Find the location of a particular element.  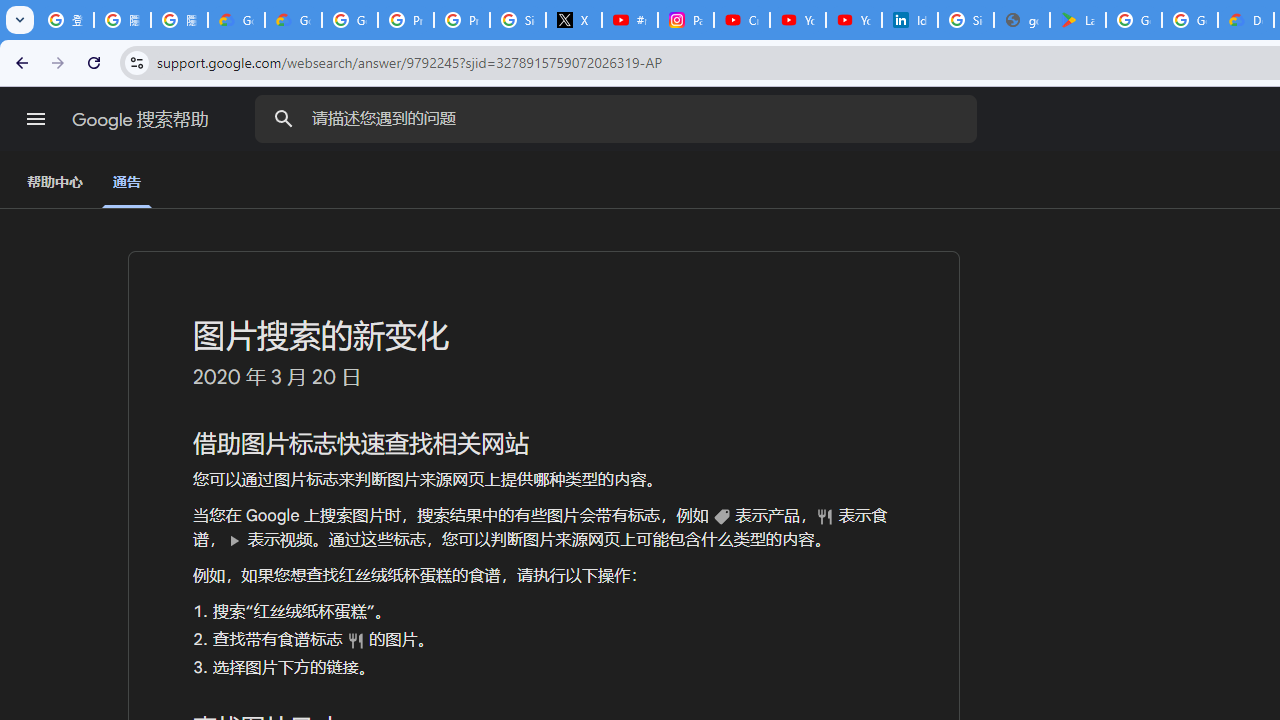

'Google Cloud Privacy Notice' is located at coordinates (292, 20).